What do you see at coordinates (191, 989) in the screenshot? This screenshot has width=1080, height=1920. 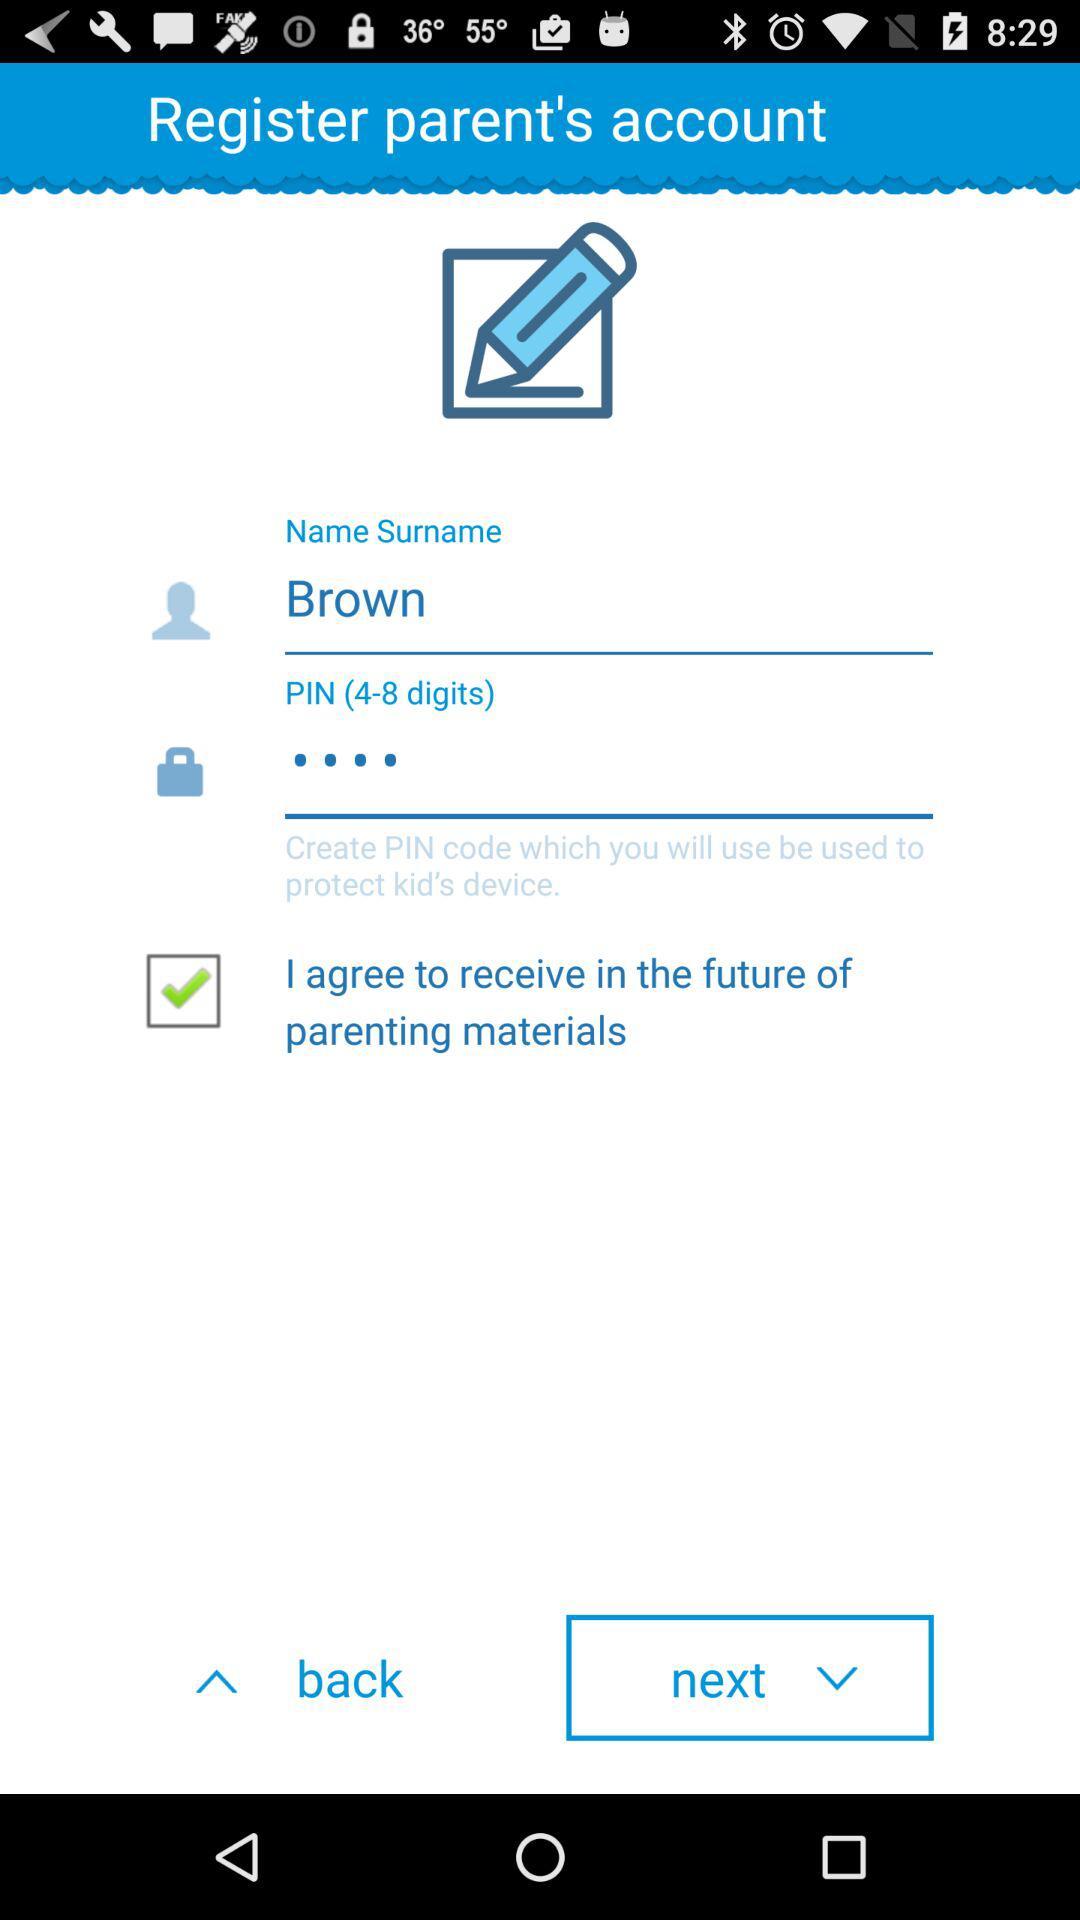 I see `item above back` at bounding box center [191, 989].